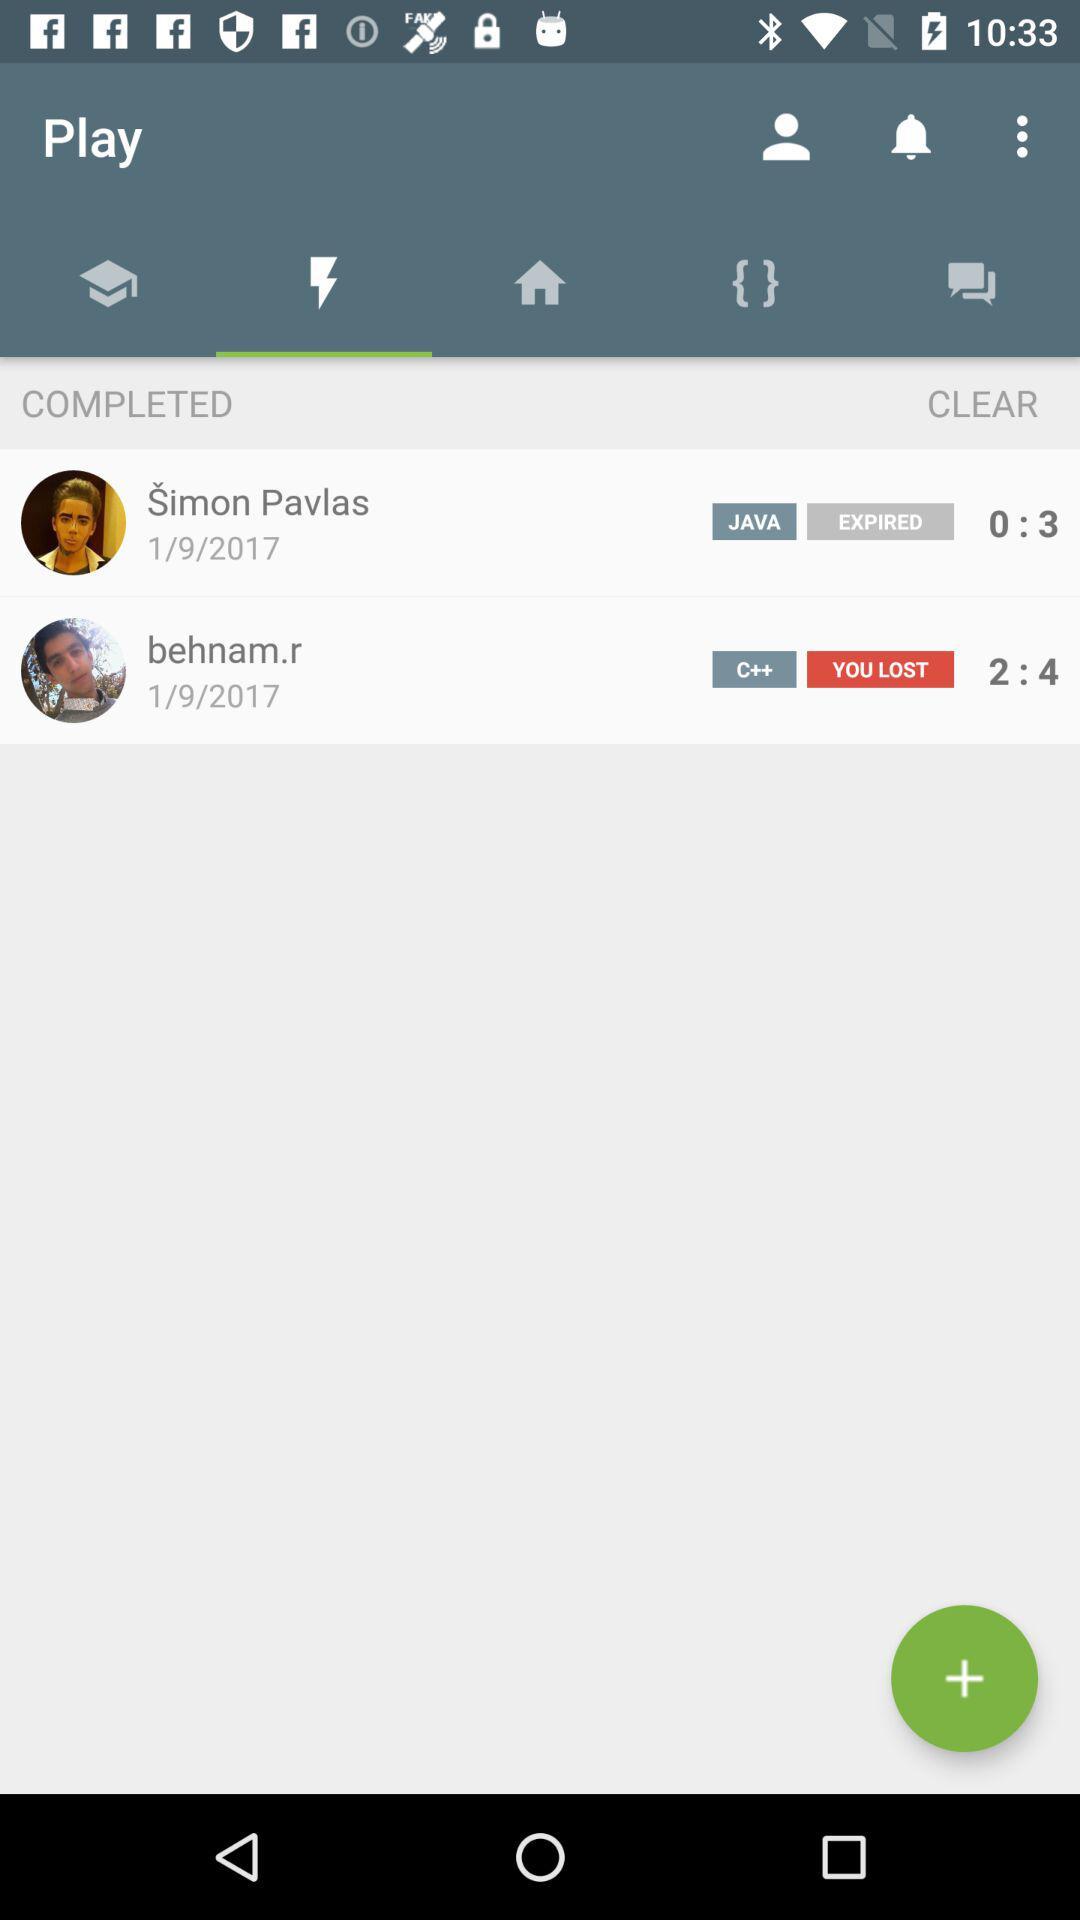 The height and width of the screenshot is (1920, 1080). Describe the element at coordinates (945, 401) in the screenshot. I see `the icon above the 0 : 3 icon` at that location.